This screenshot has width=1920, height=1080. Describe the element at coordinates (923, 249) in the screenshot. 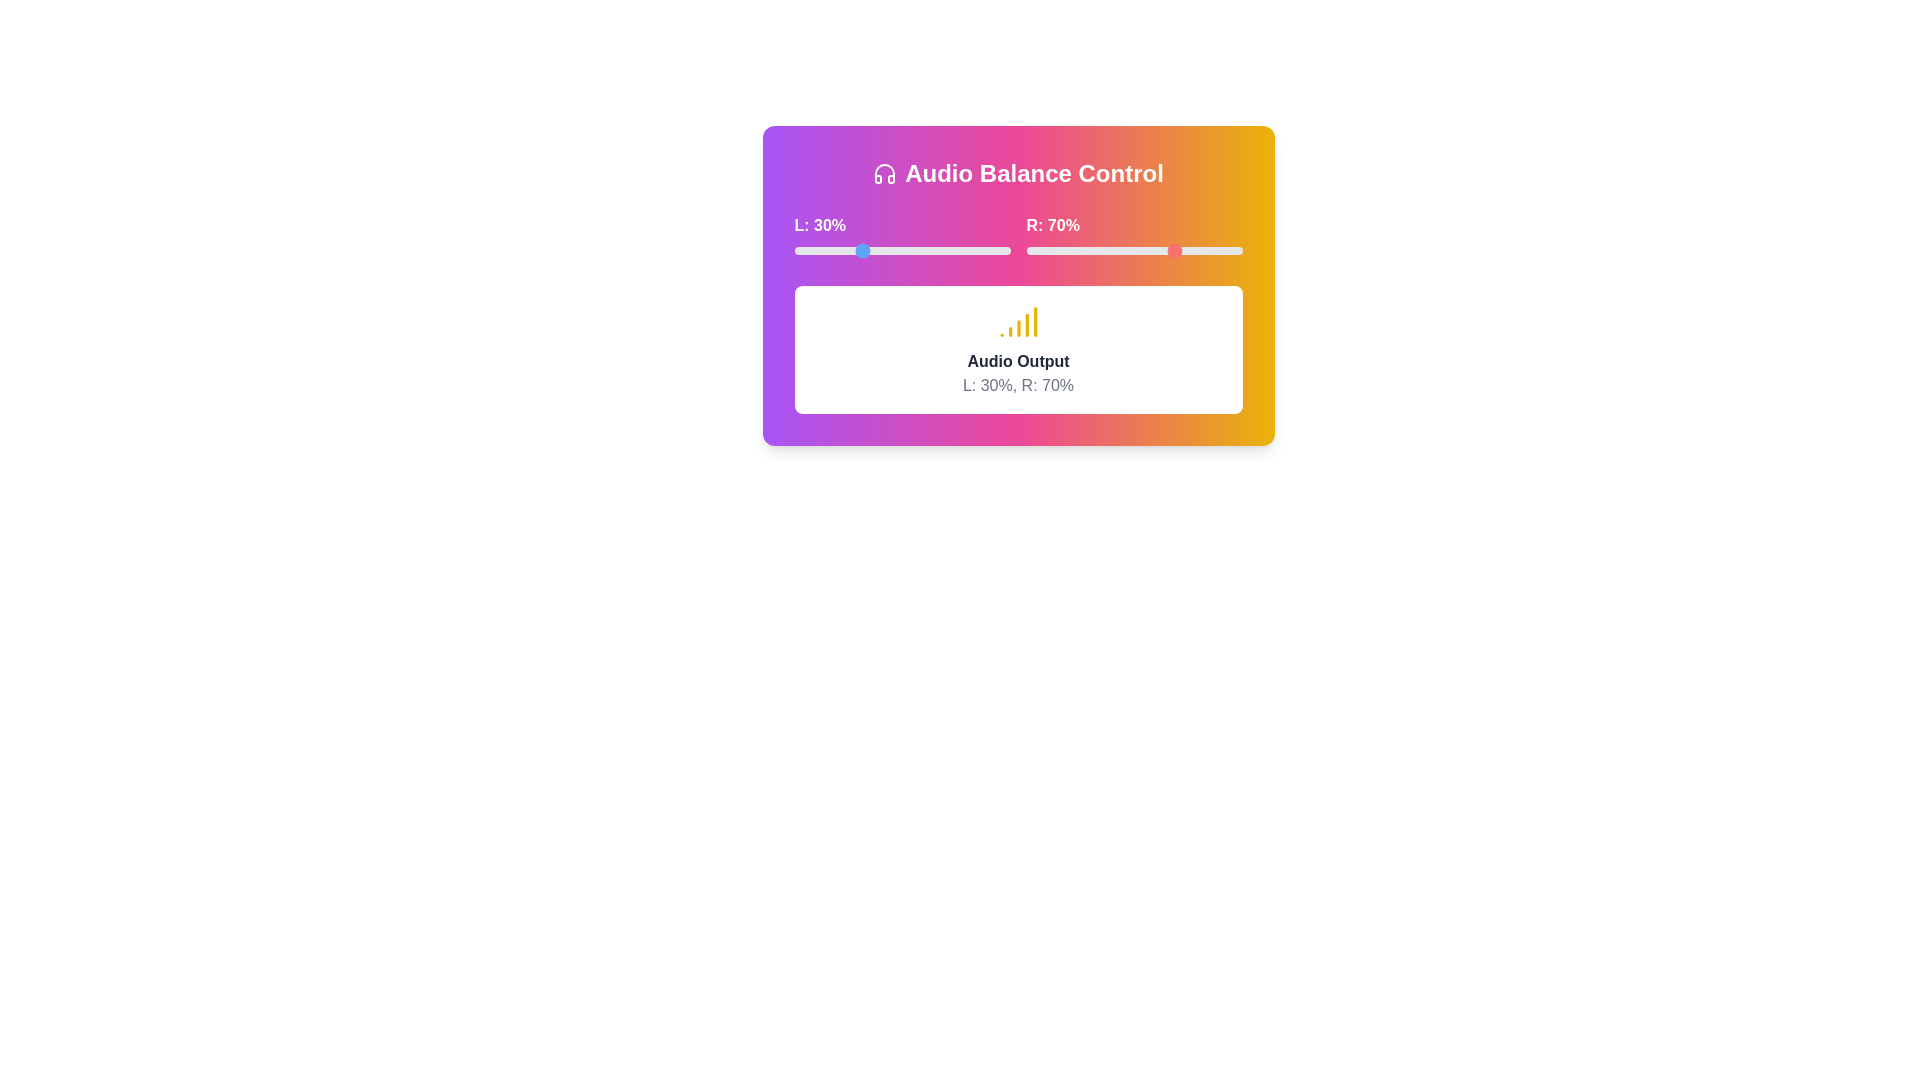

I see `the left volume slider to 60%` at that location.